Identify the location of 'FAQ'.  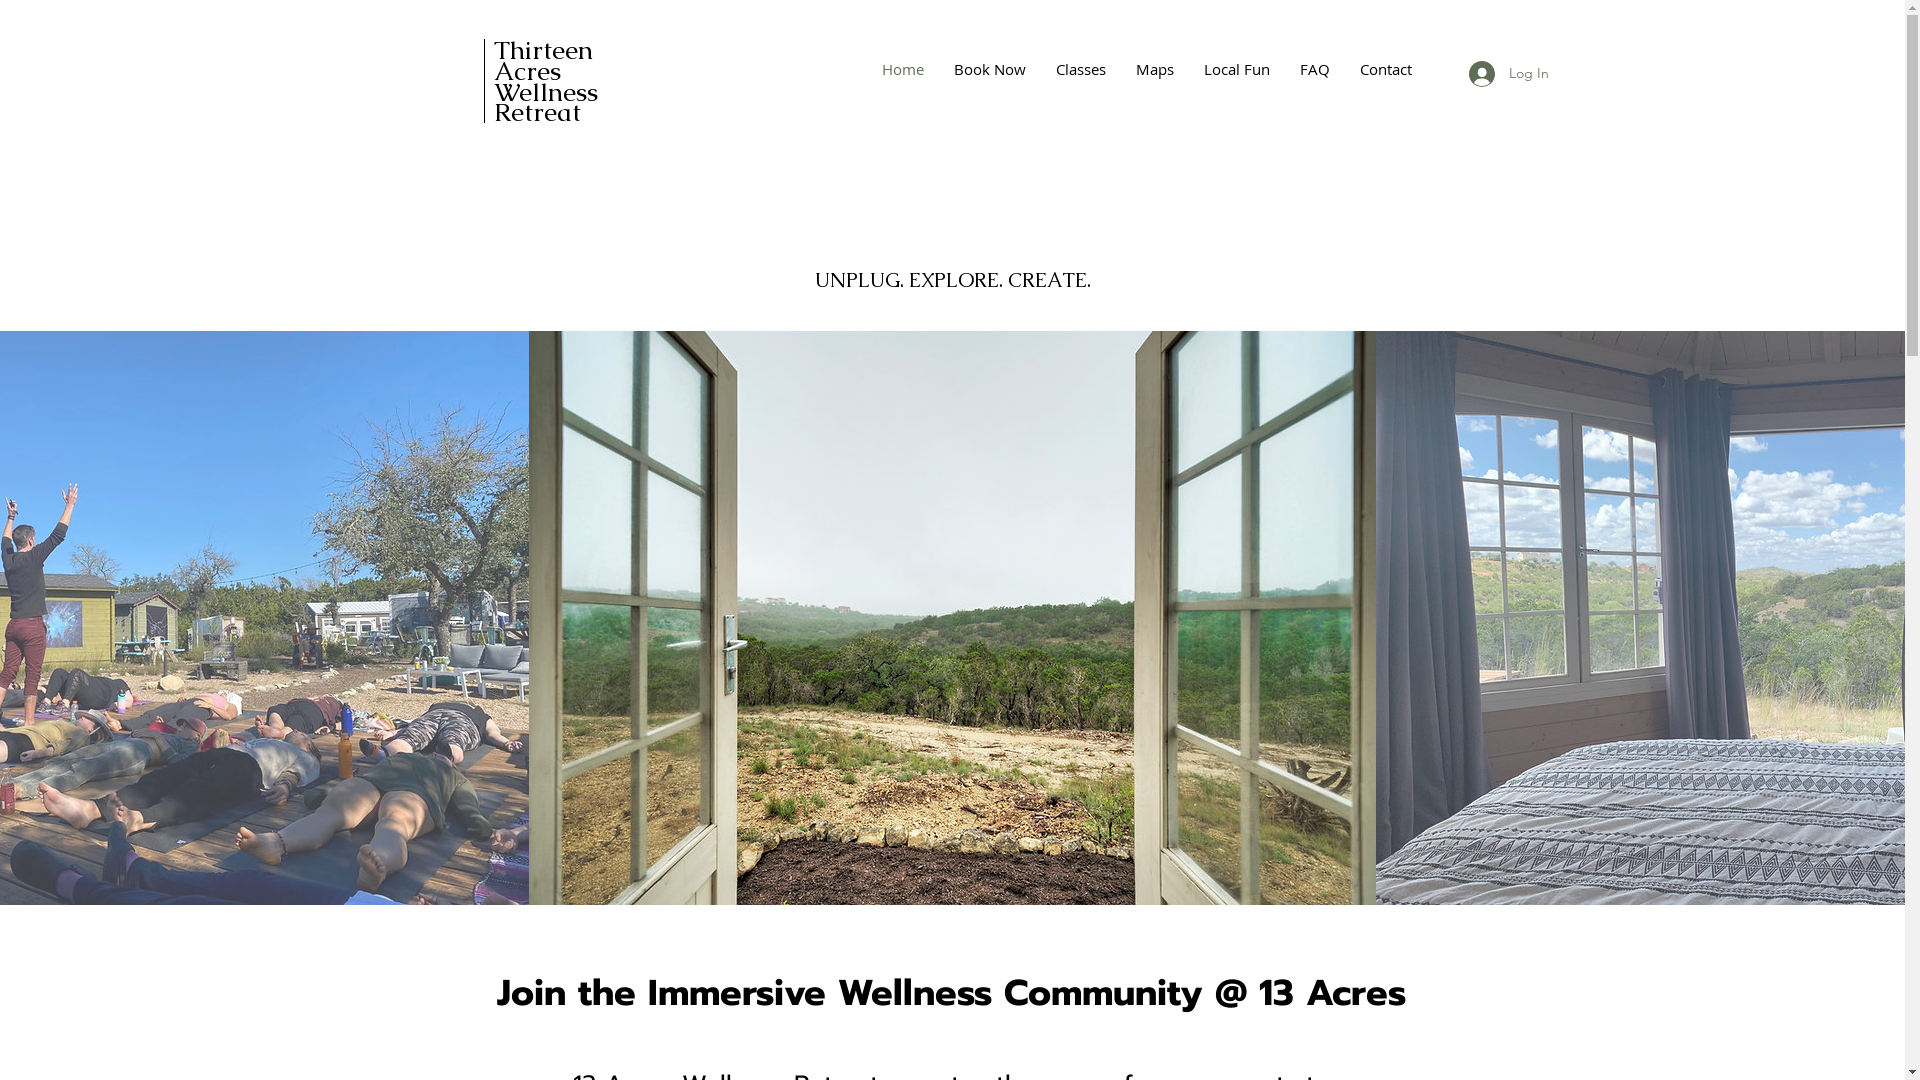
(1314, 68).